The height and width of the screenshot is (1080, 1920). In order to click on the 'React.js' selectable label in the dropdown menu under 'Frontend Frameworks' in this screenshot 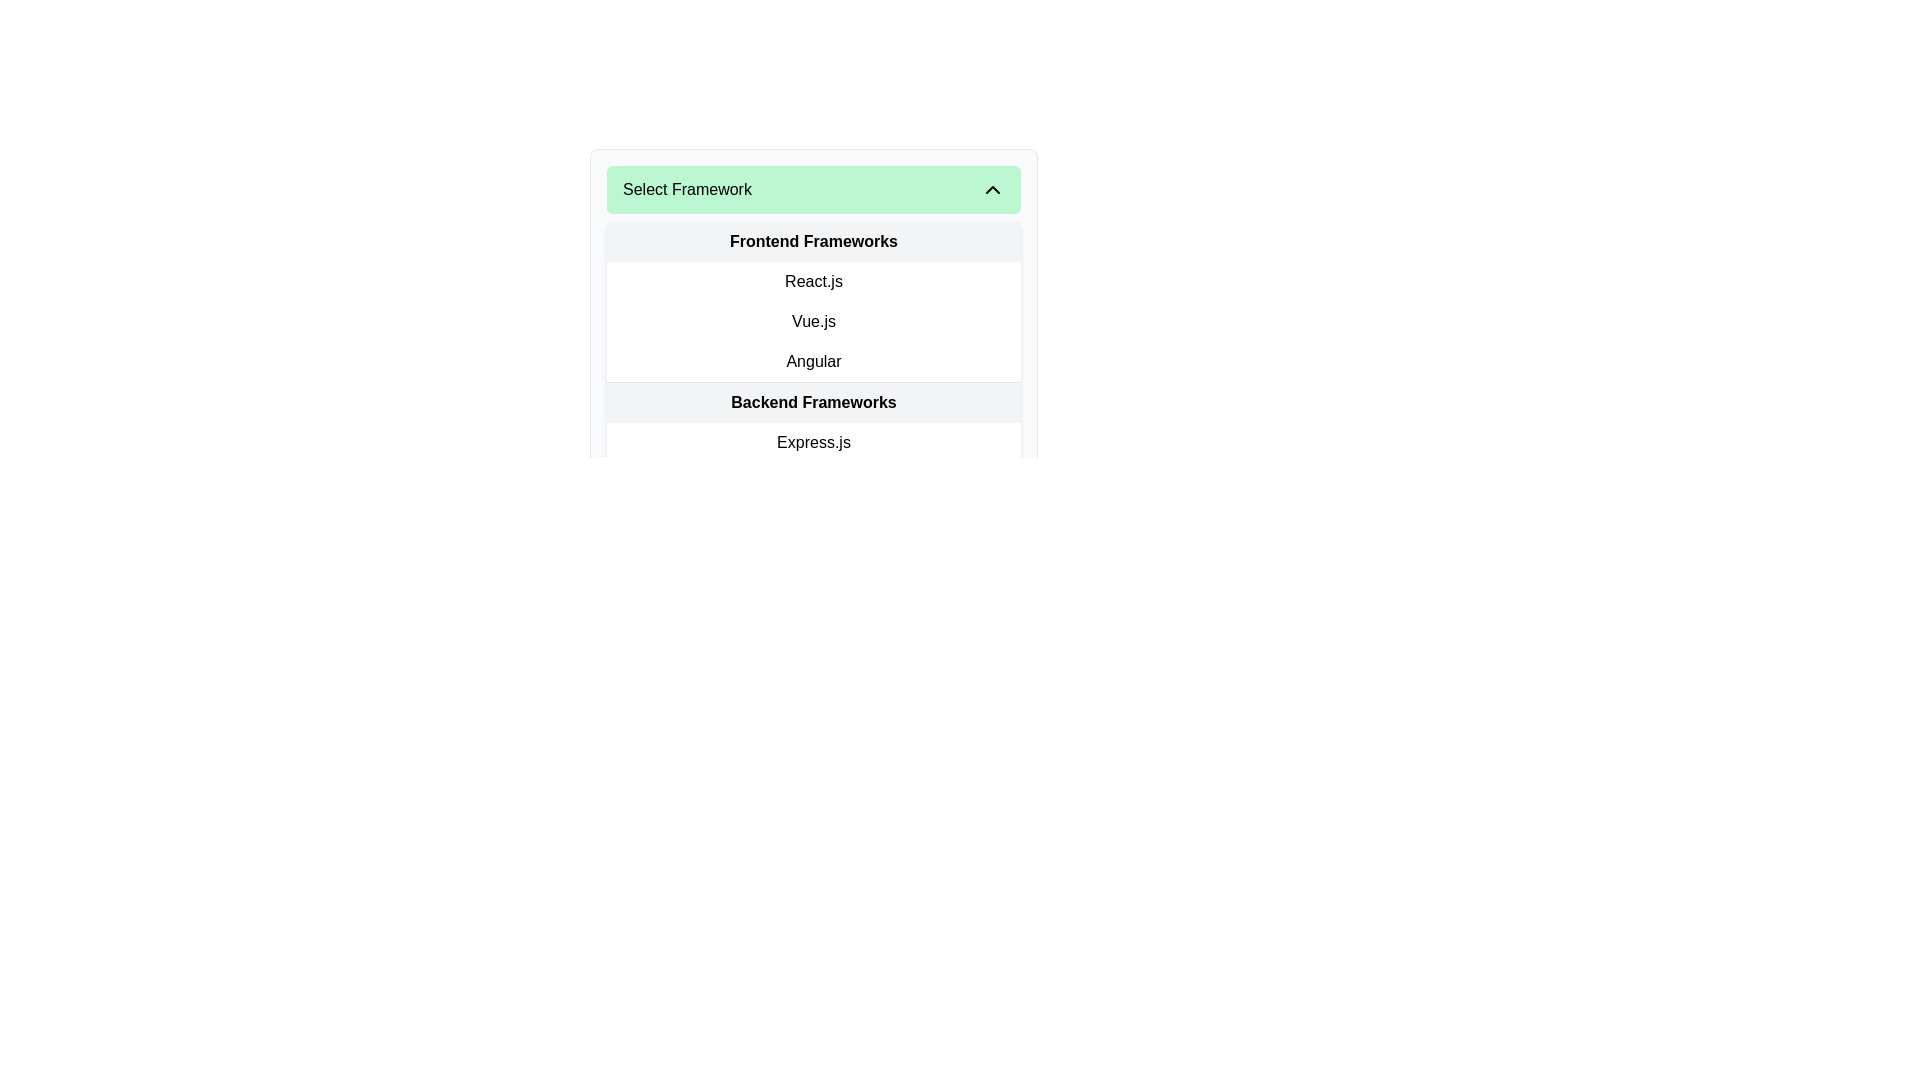, I will do `click(814, 281)`.